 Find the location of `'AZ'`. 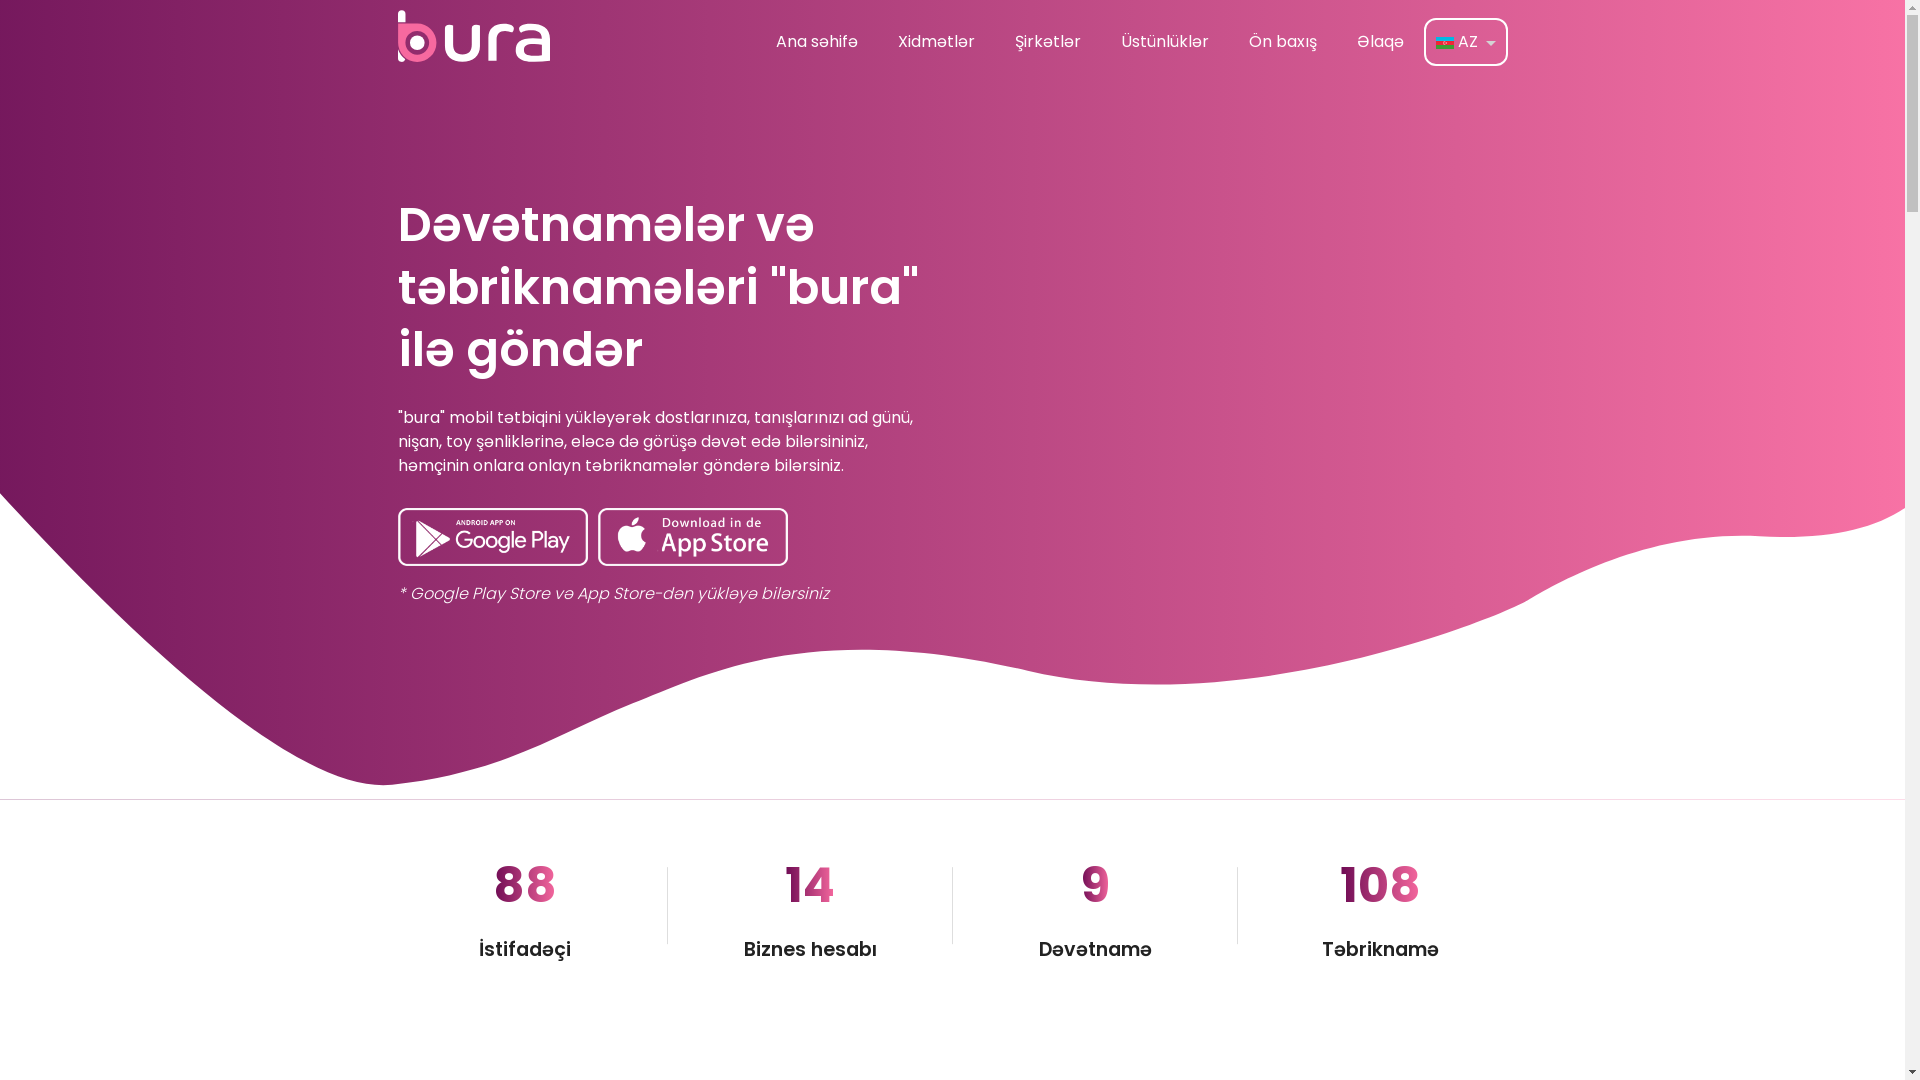

'AZ' is located at coordinates (1424, 42).